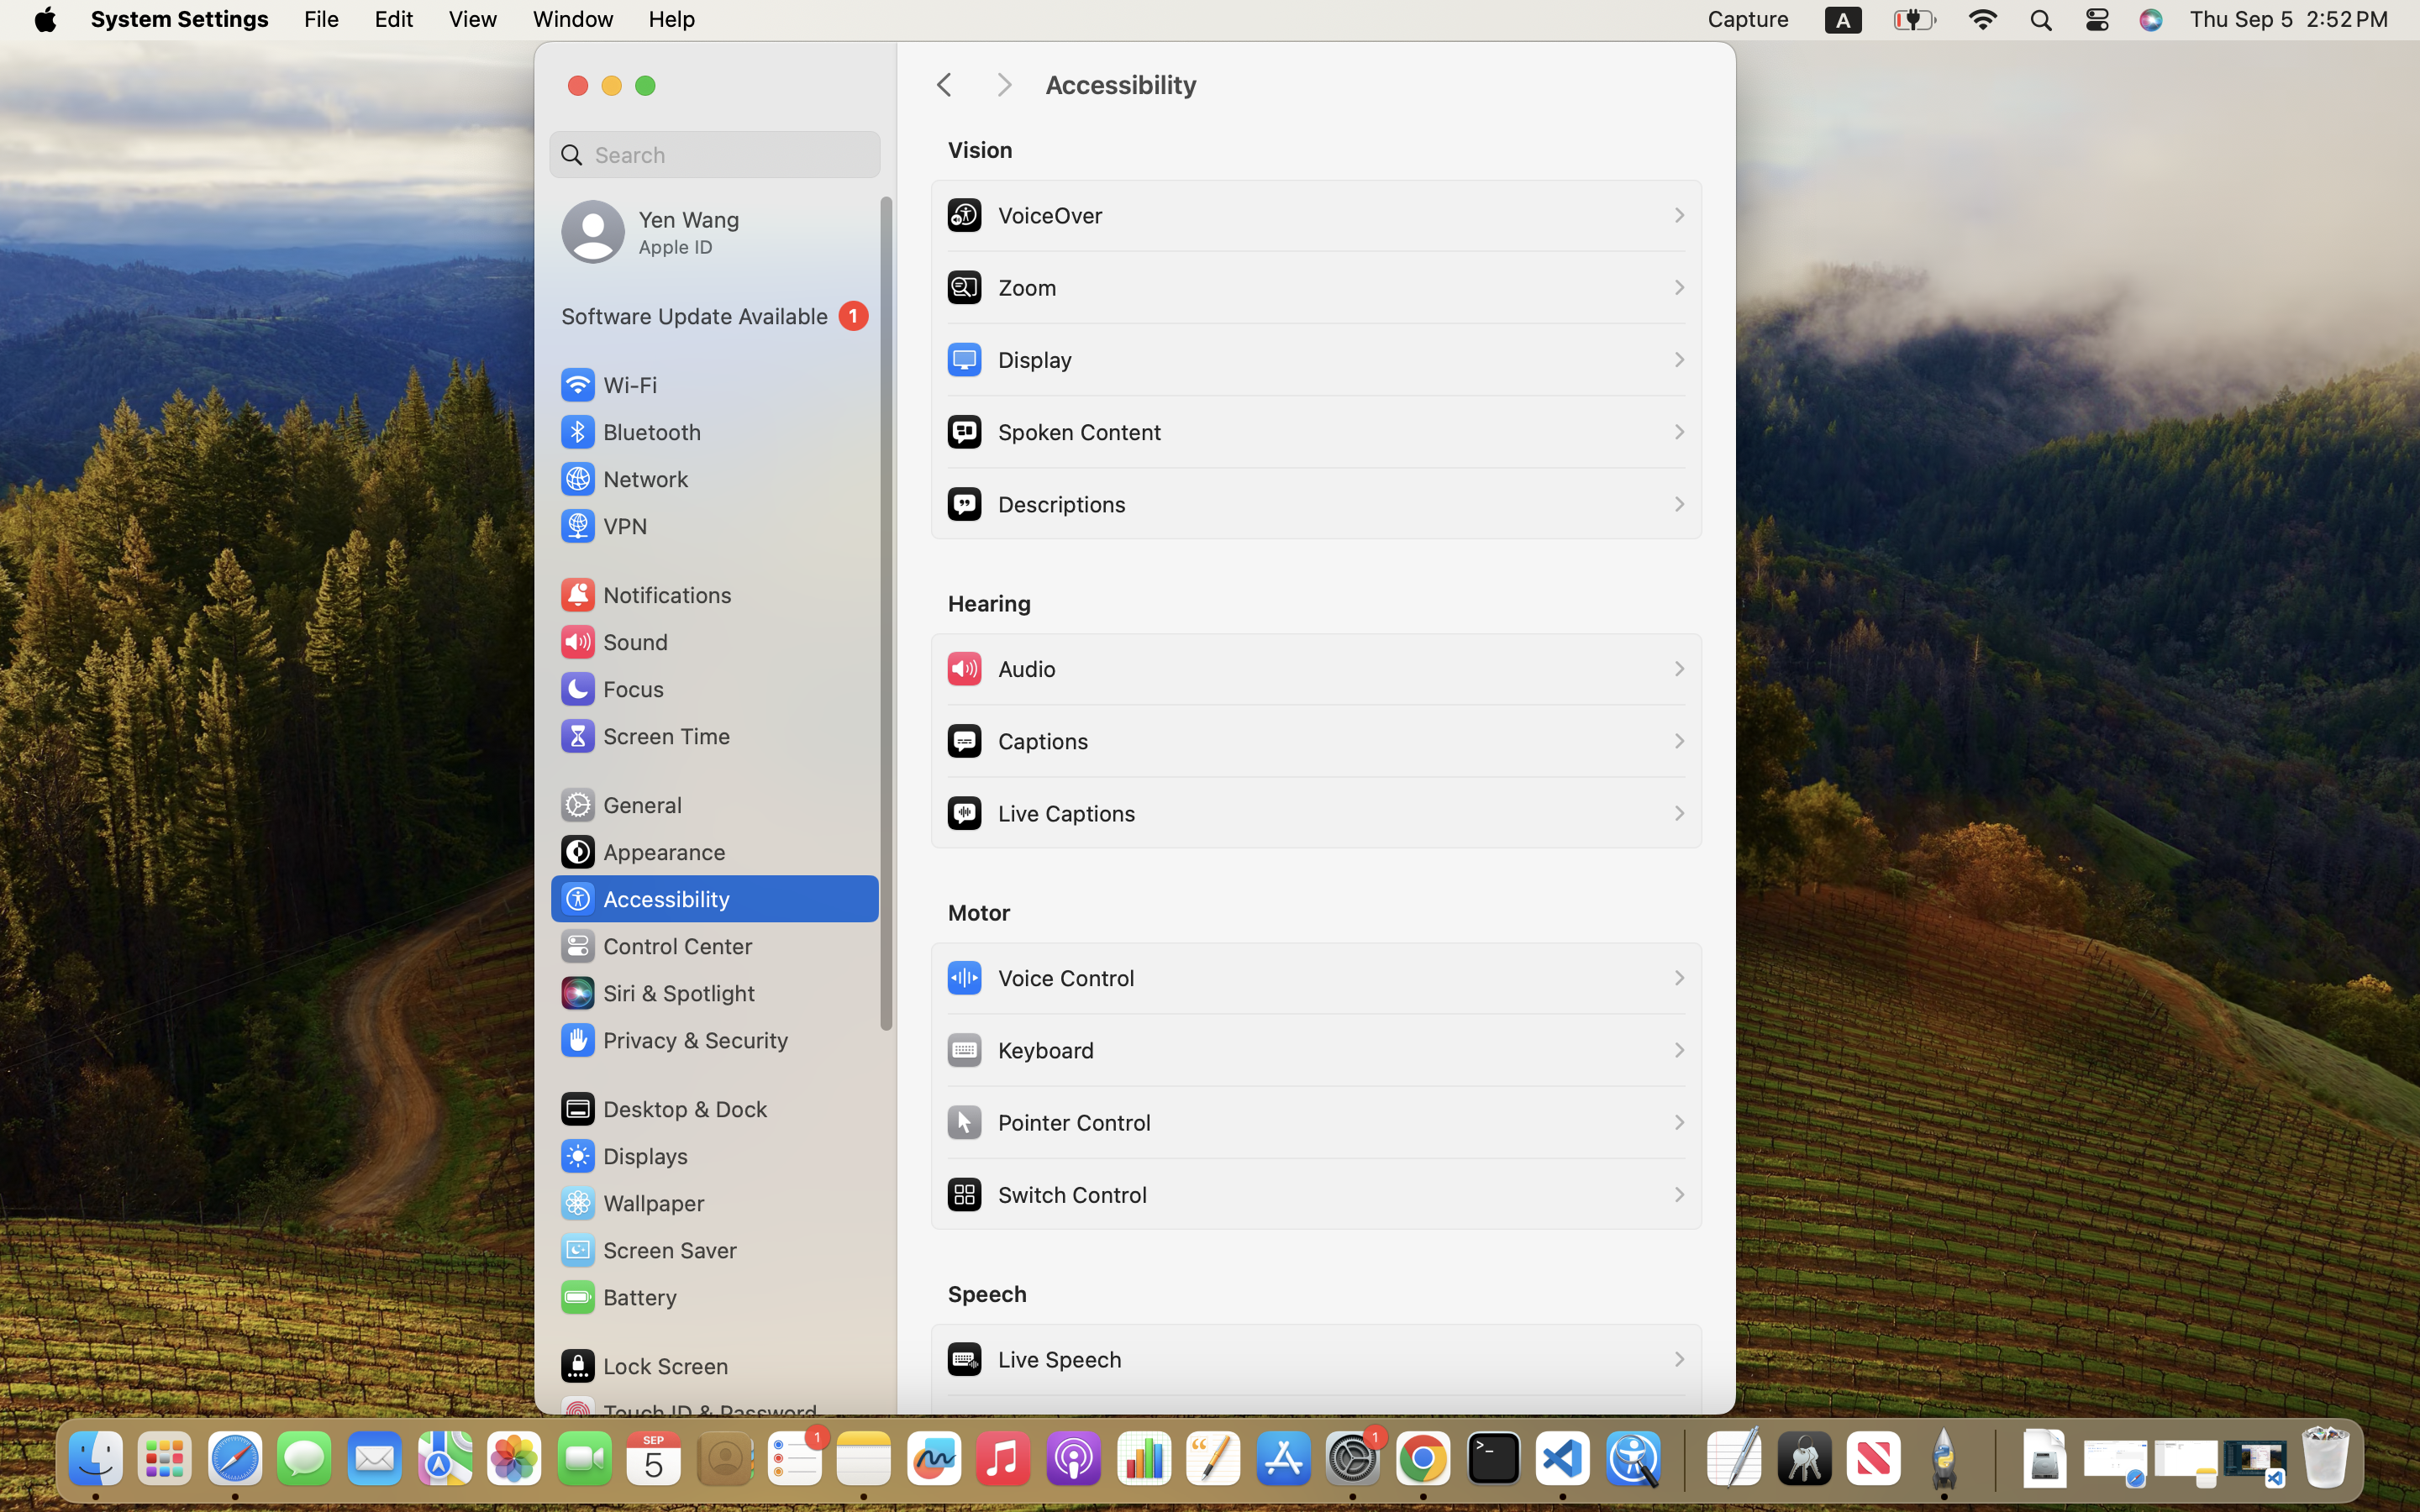  What do you see at coordinates (609, 687) in the screenshot?
I see `'Focus'` at bounding box center [609, 687].